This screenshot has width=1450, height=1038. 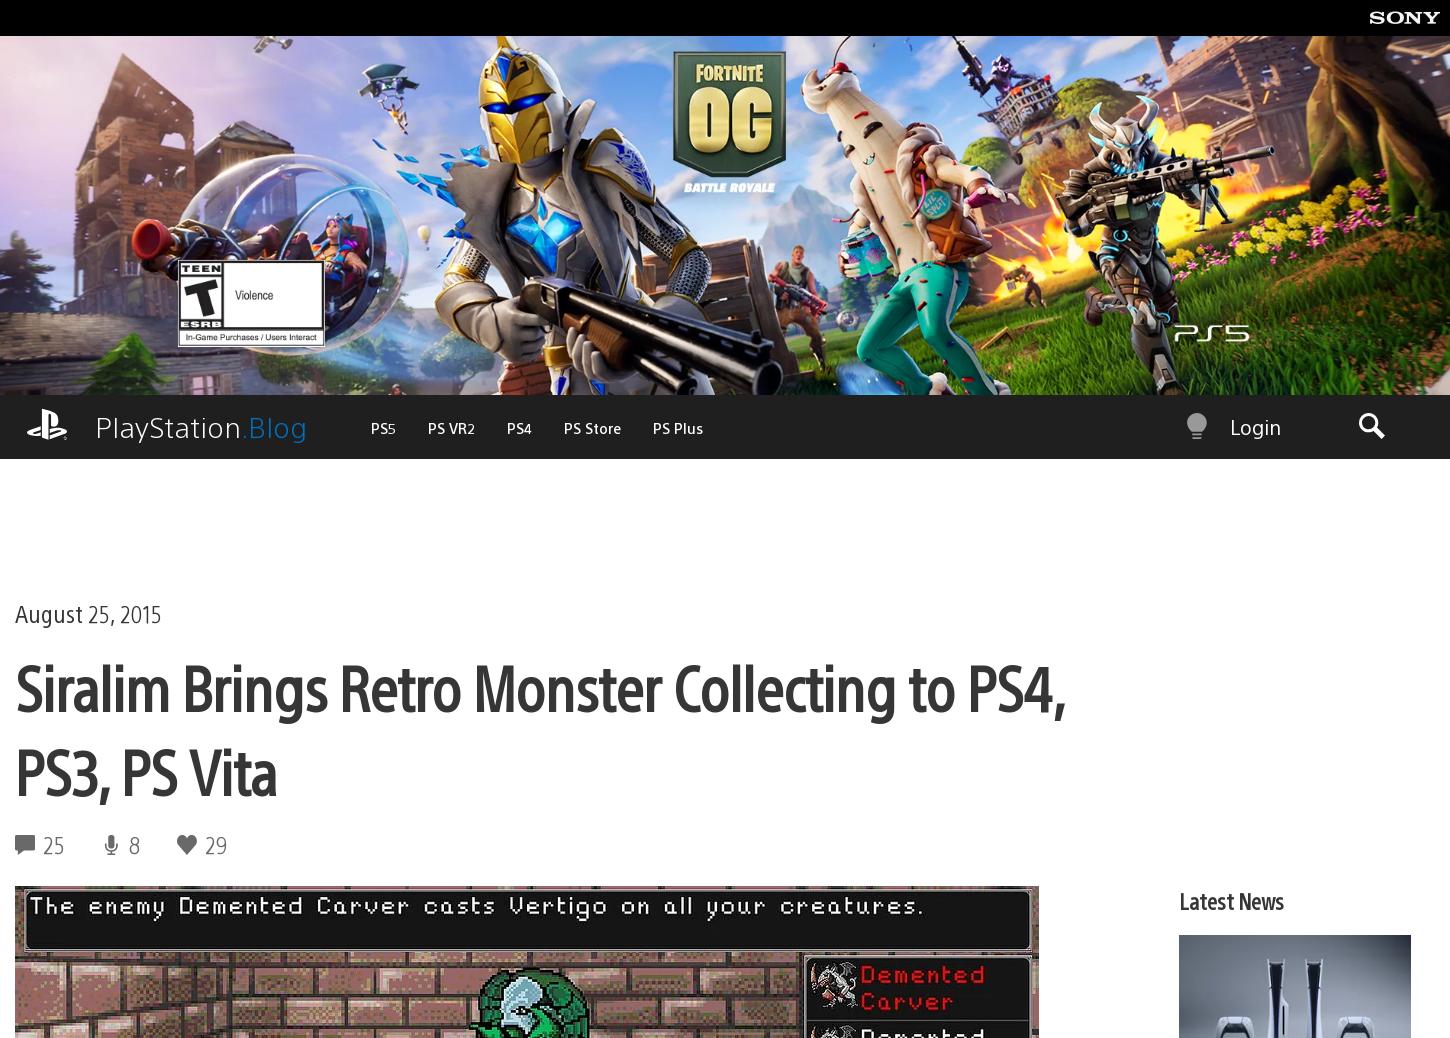 What do you see at coordinates (1252, 414) in the screenshot?
I see `'Login'` at bounding box center [1252, 414].